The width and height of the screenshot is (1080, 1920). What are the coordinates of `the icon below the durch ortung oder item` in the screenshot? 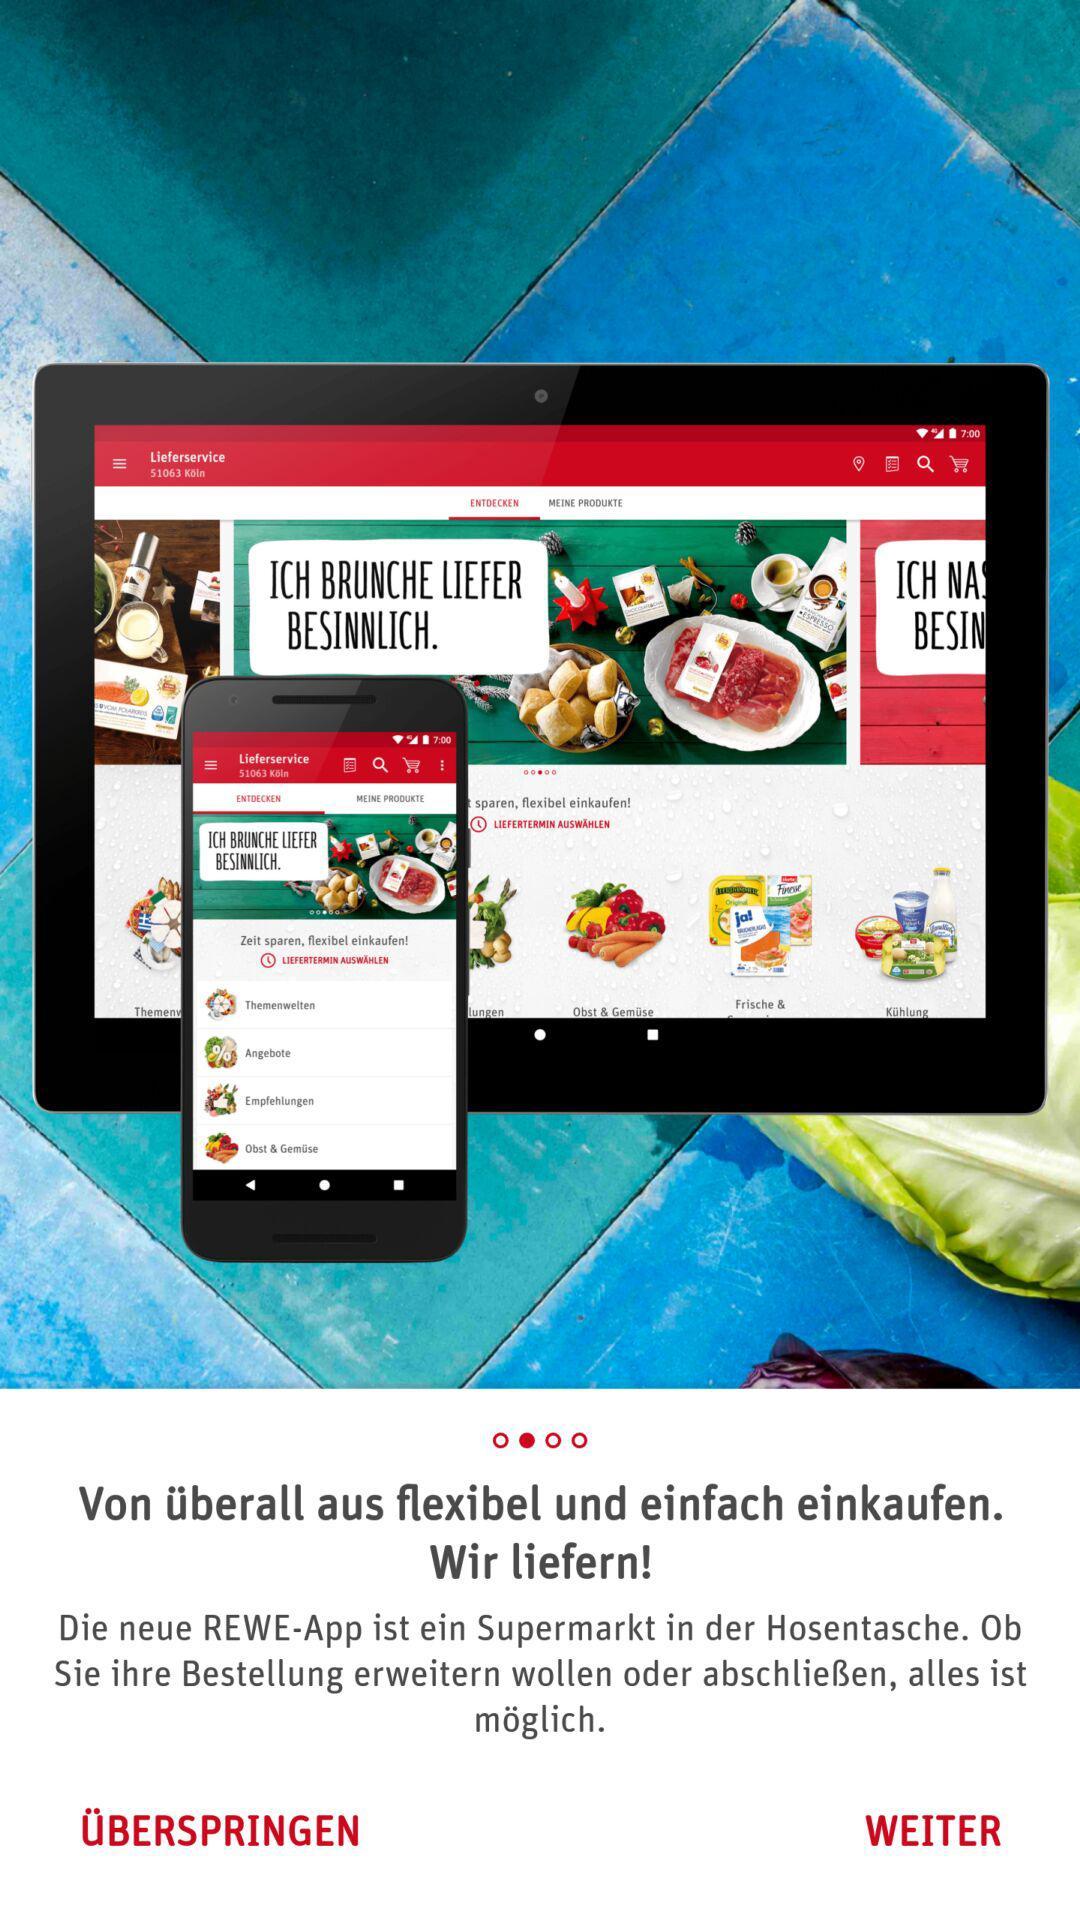 It's located at (219, 1830).